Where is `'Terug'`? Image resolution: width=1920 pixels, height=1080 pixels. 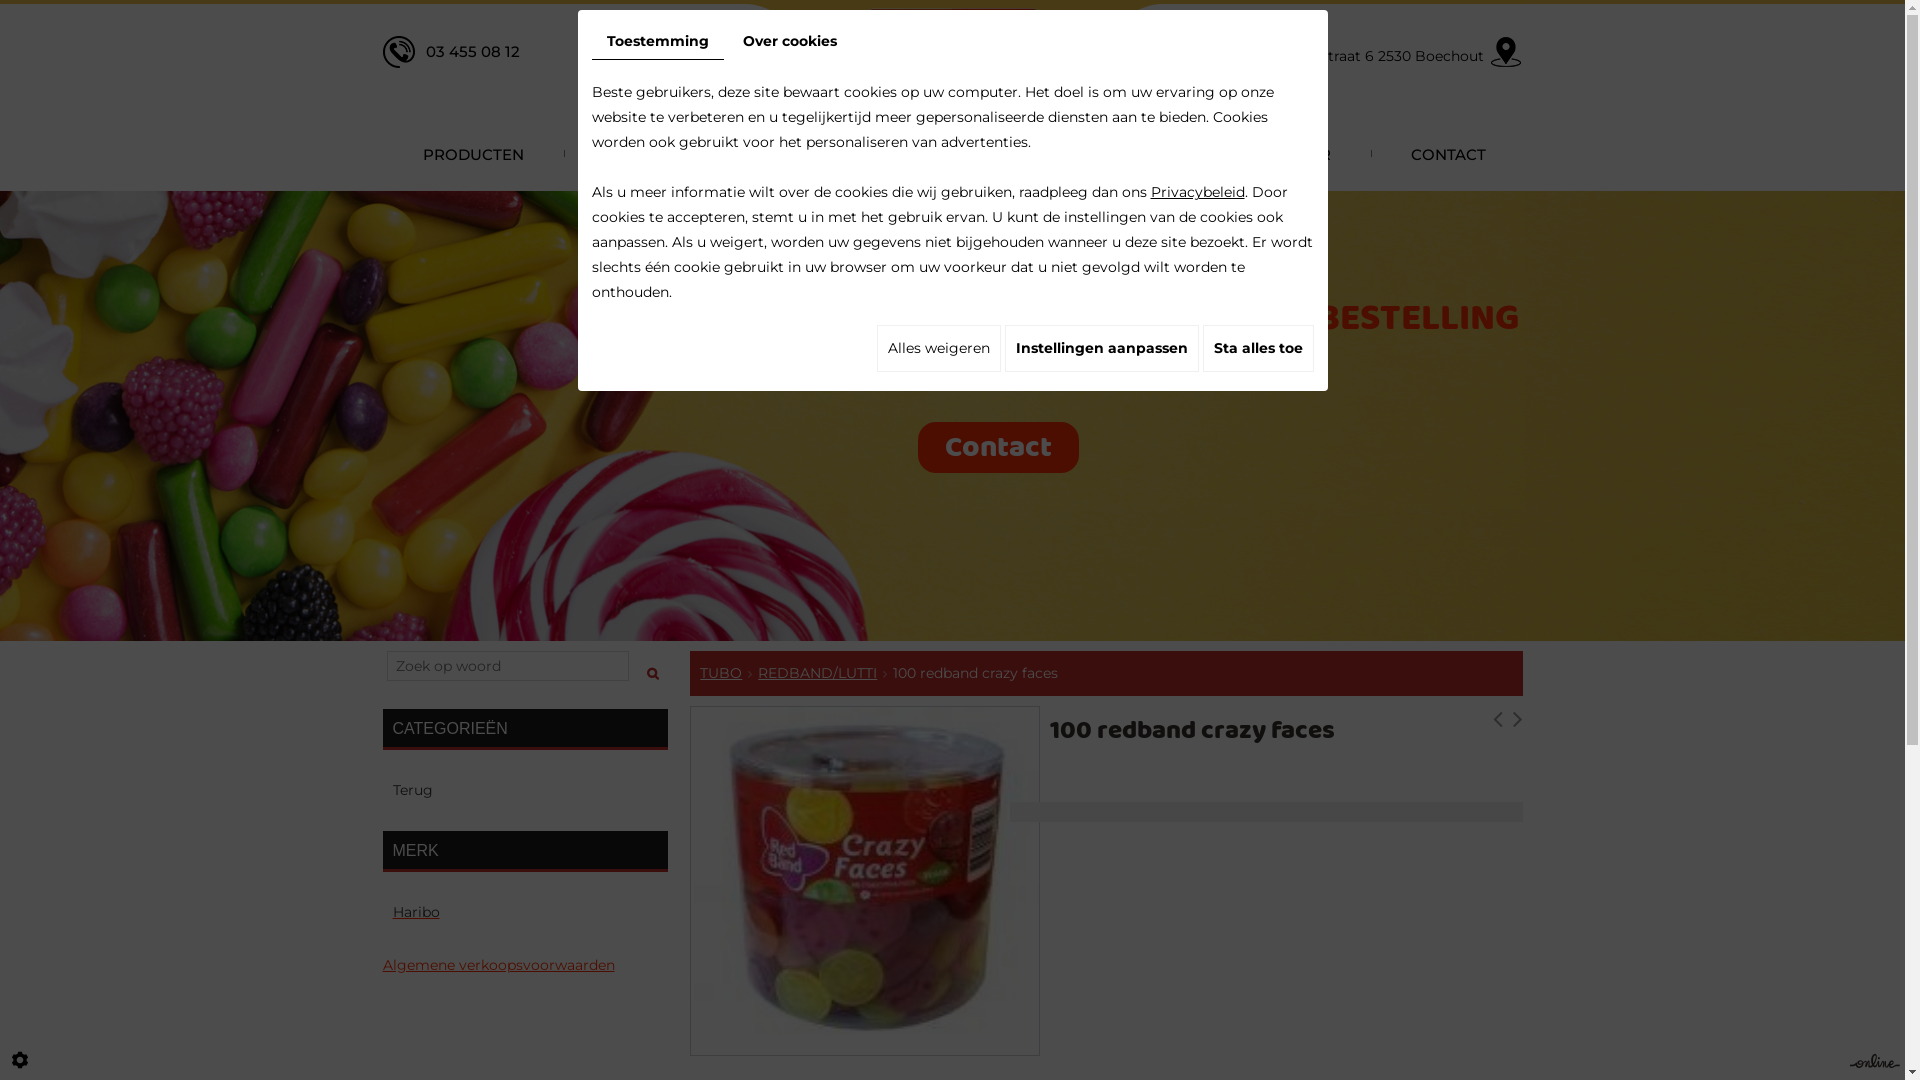 'Terug' is located at coordinates (524, 789).